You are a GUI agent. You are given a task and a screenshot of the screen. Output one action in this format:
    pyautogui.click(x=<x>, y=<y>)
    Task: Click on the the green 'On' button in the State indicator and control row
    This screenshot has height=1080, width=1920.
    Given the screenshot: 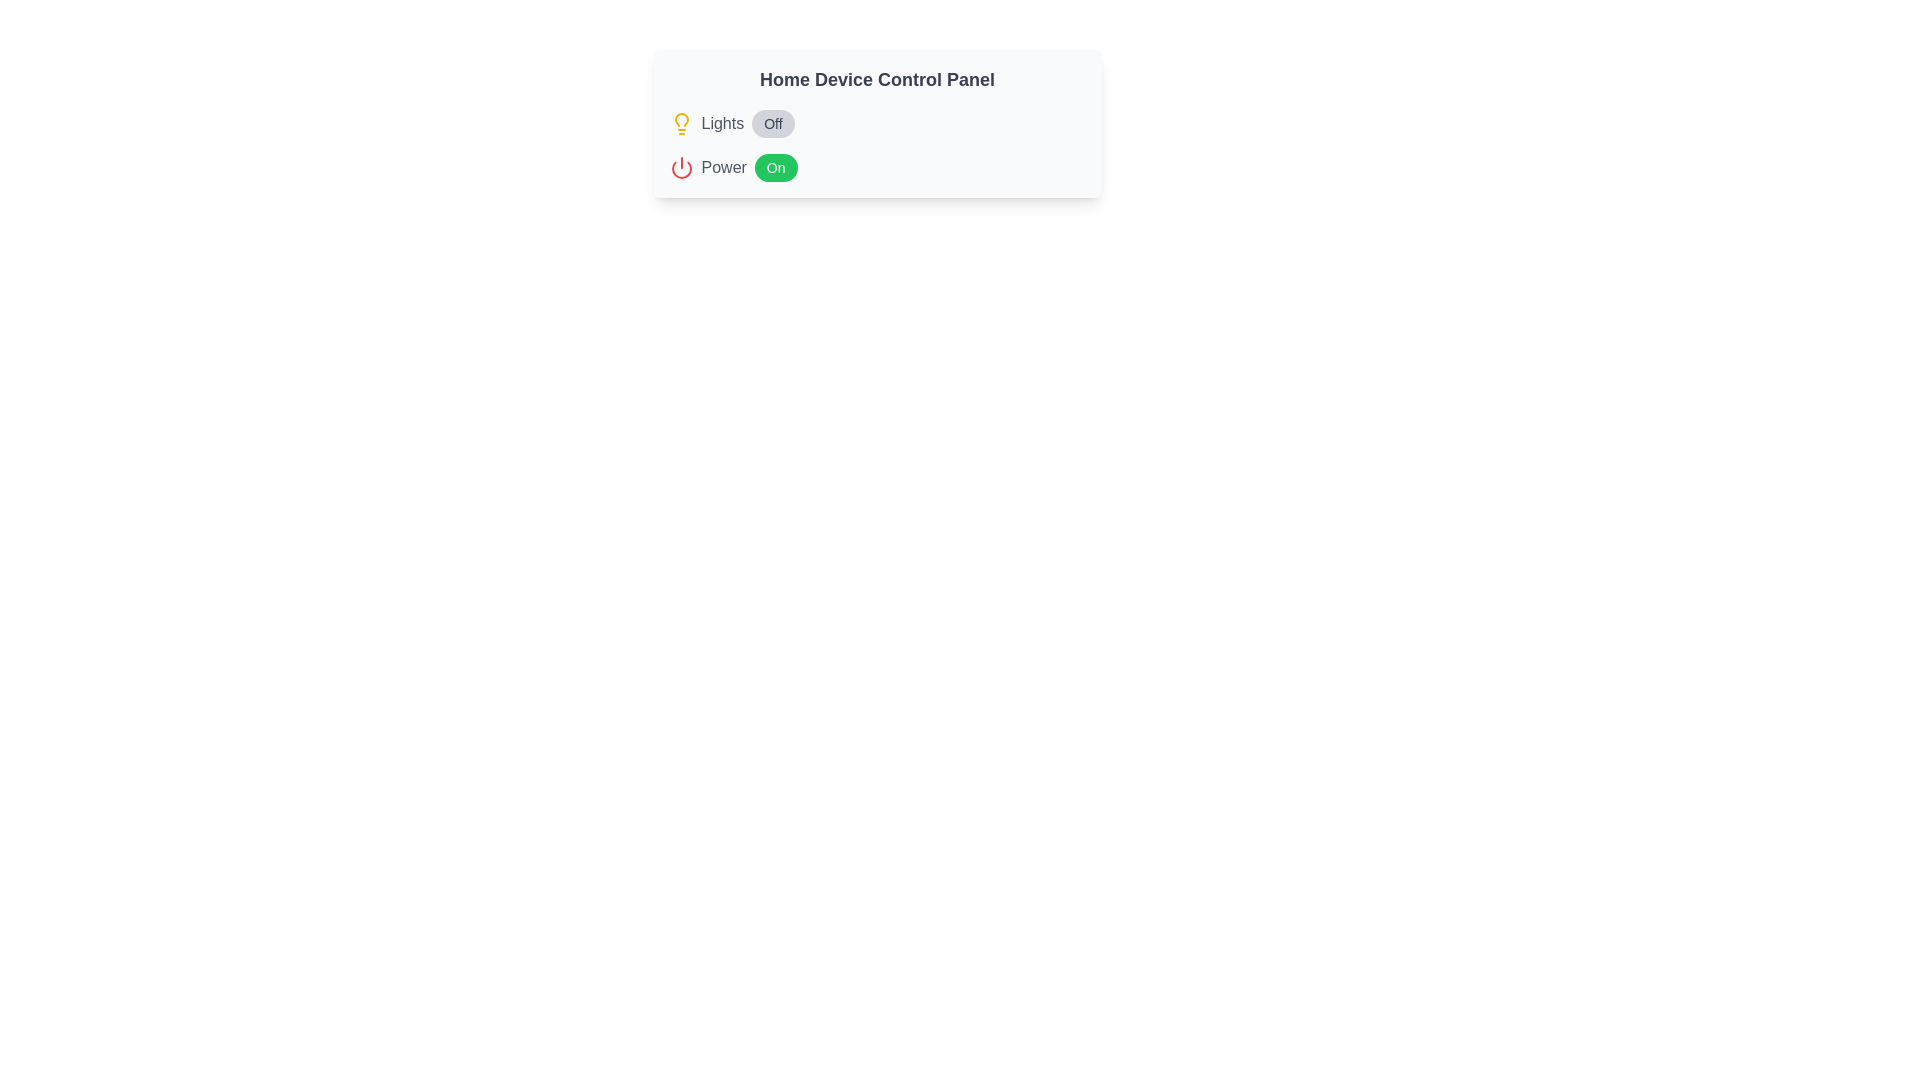 What is the action you would take?
    pyautogui.click(x=877, y=167)
    